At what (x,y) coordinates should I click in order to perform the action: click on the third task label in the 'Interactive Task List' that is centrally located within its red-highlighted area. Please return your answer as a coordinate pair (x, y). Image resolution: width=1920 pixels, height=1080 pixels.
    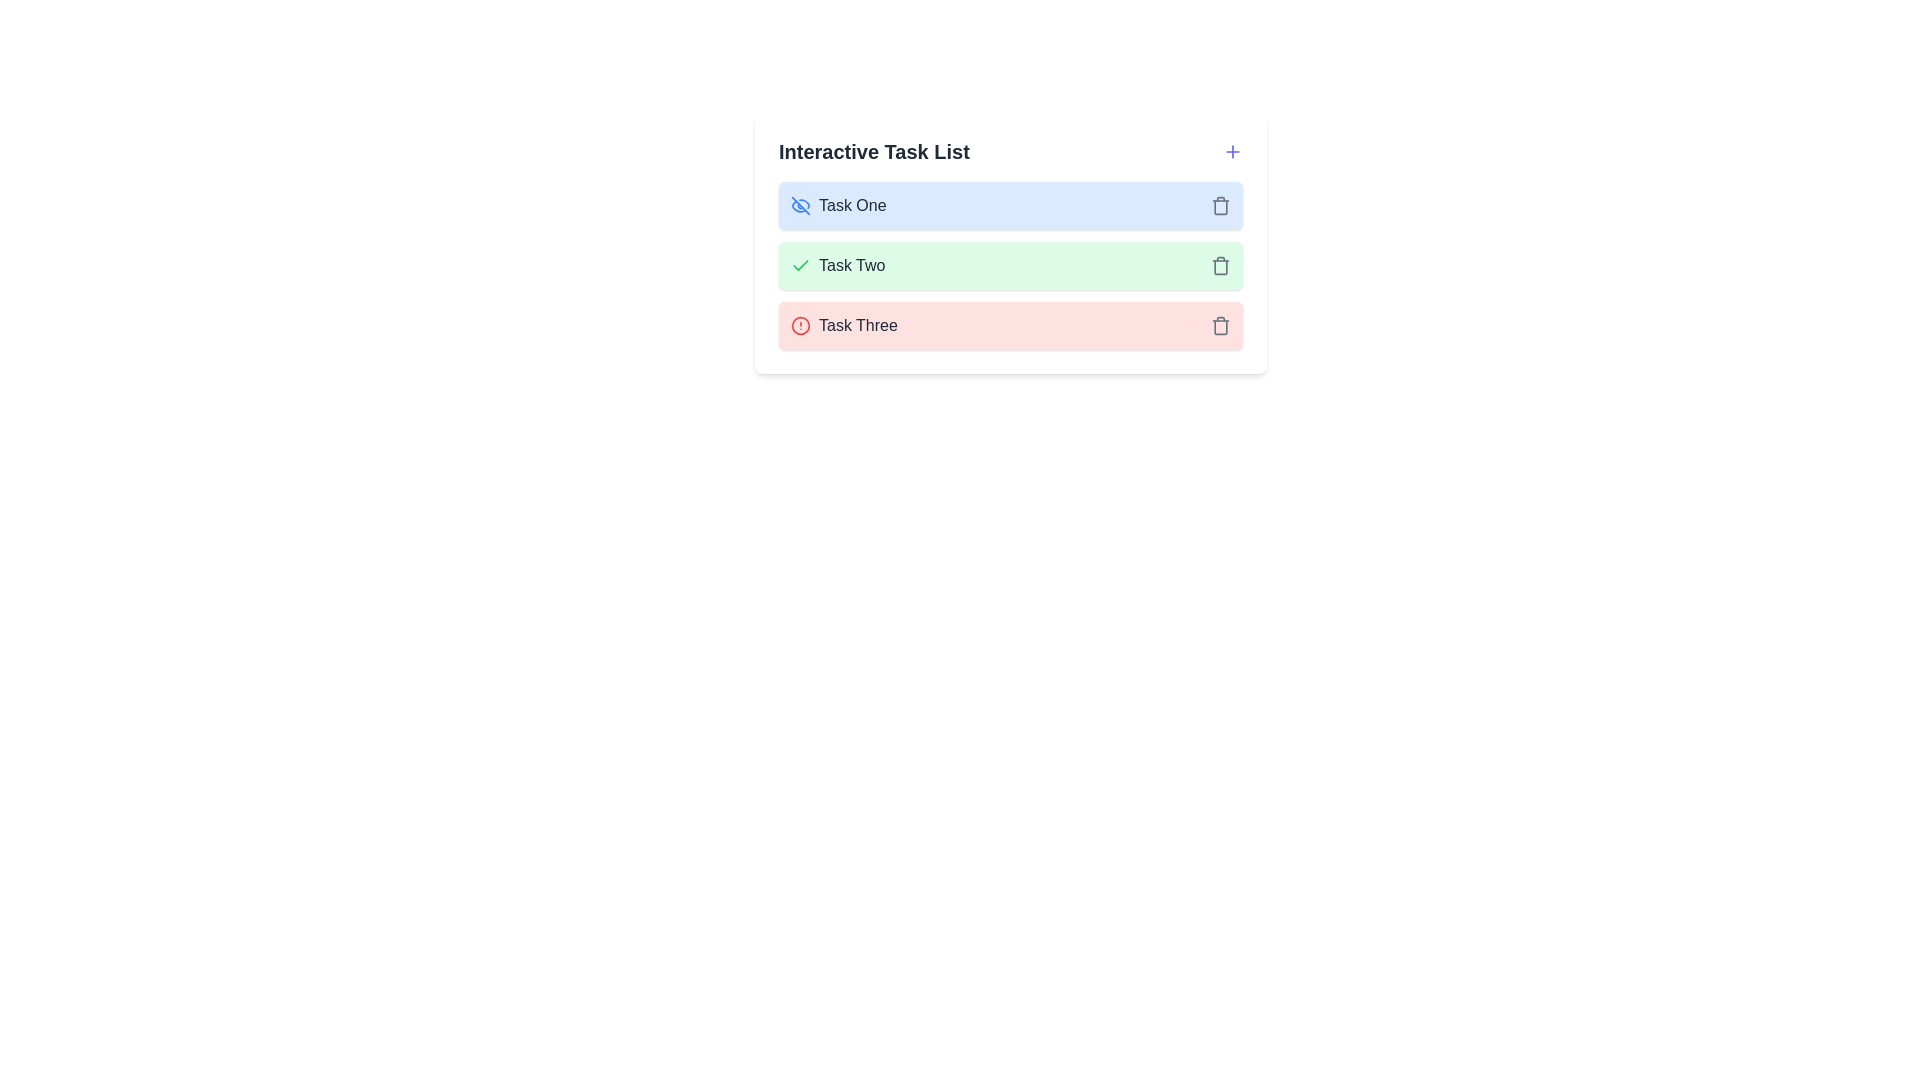
    Looking at the image, I should click on (858, 325).